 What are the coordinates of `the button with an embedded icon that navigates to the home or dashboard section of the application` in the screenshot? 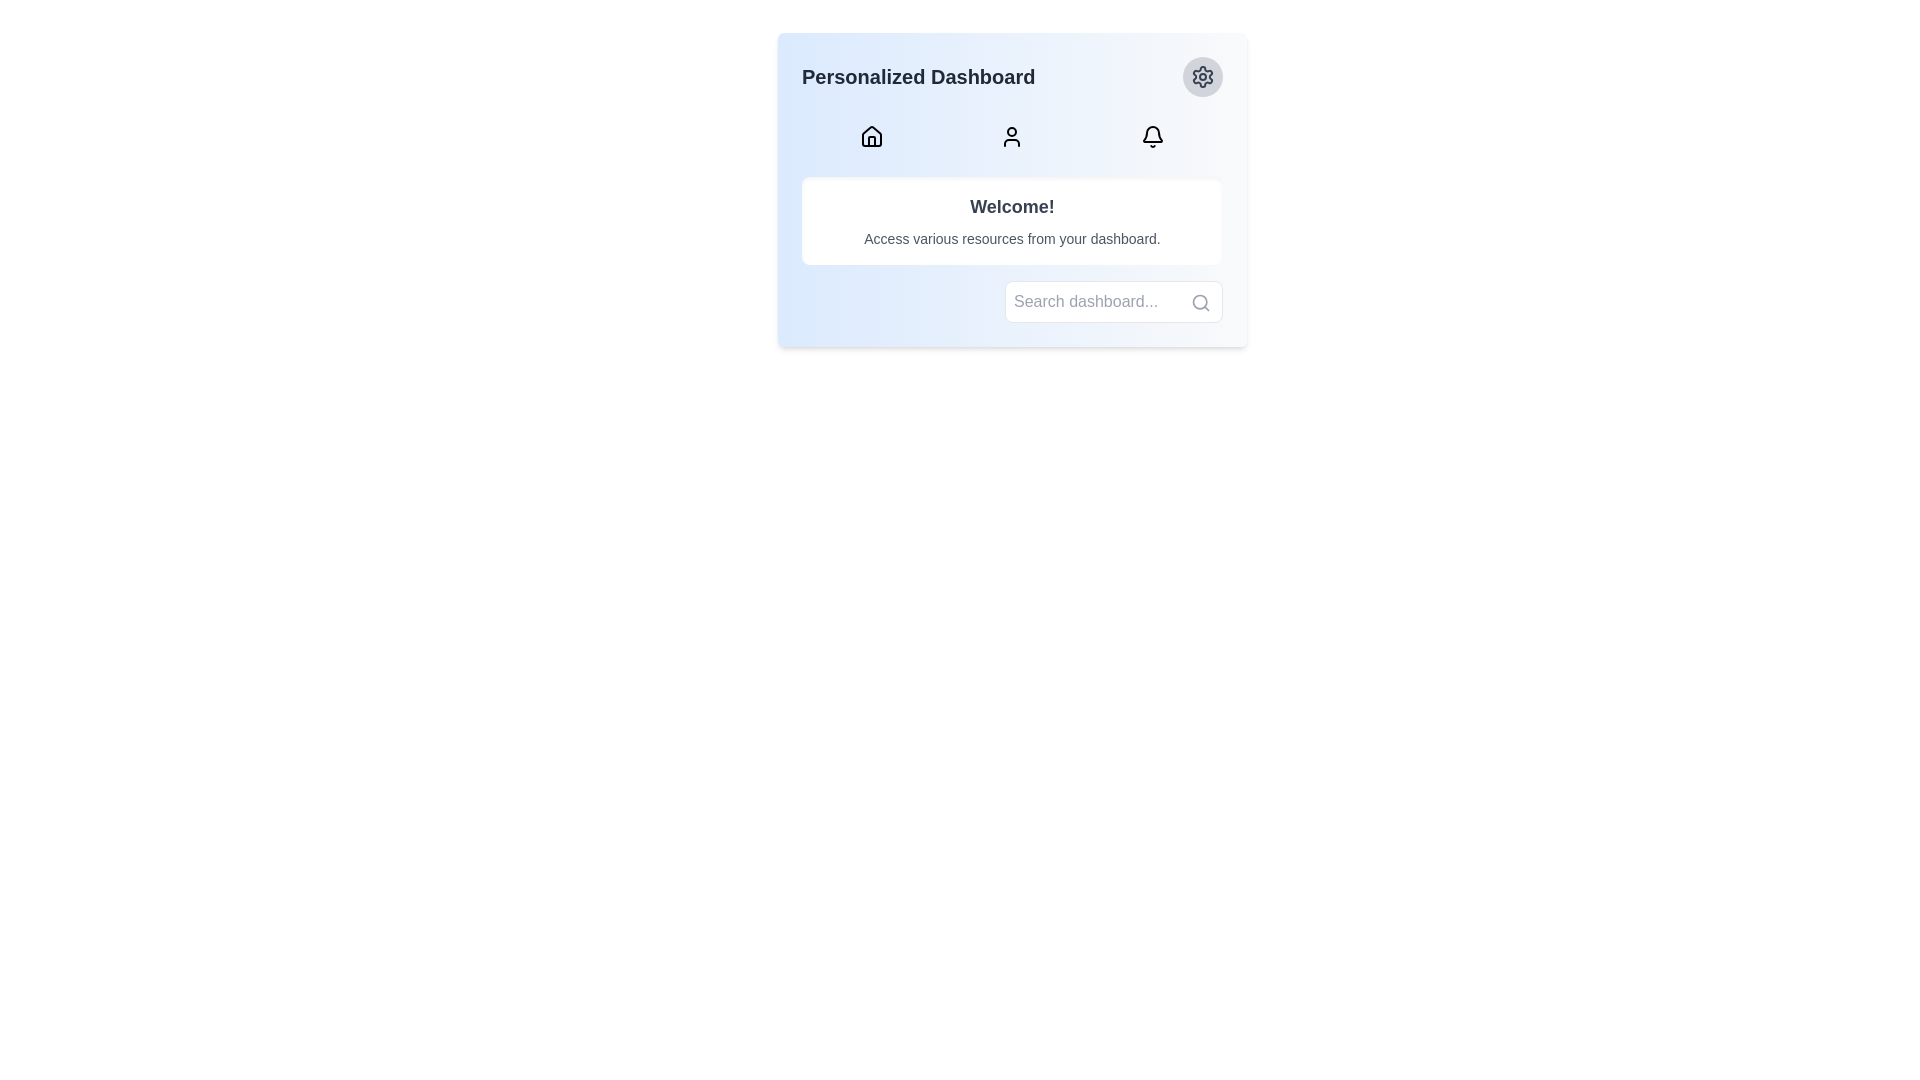 It's located at (872, 136).